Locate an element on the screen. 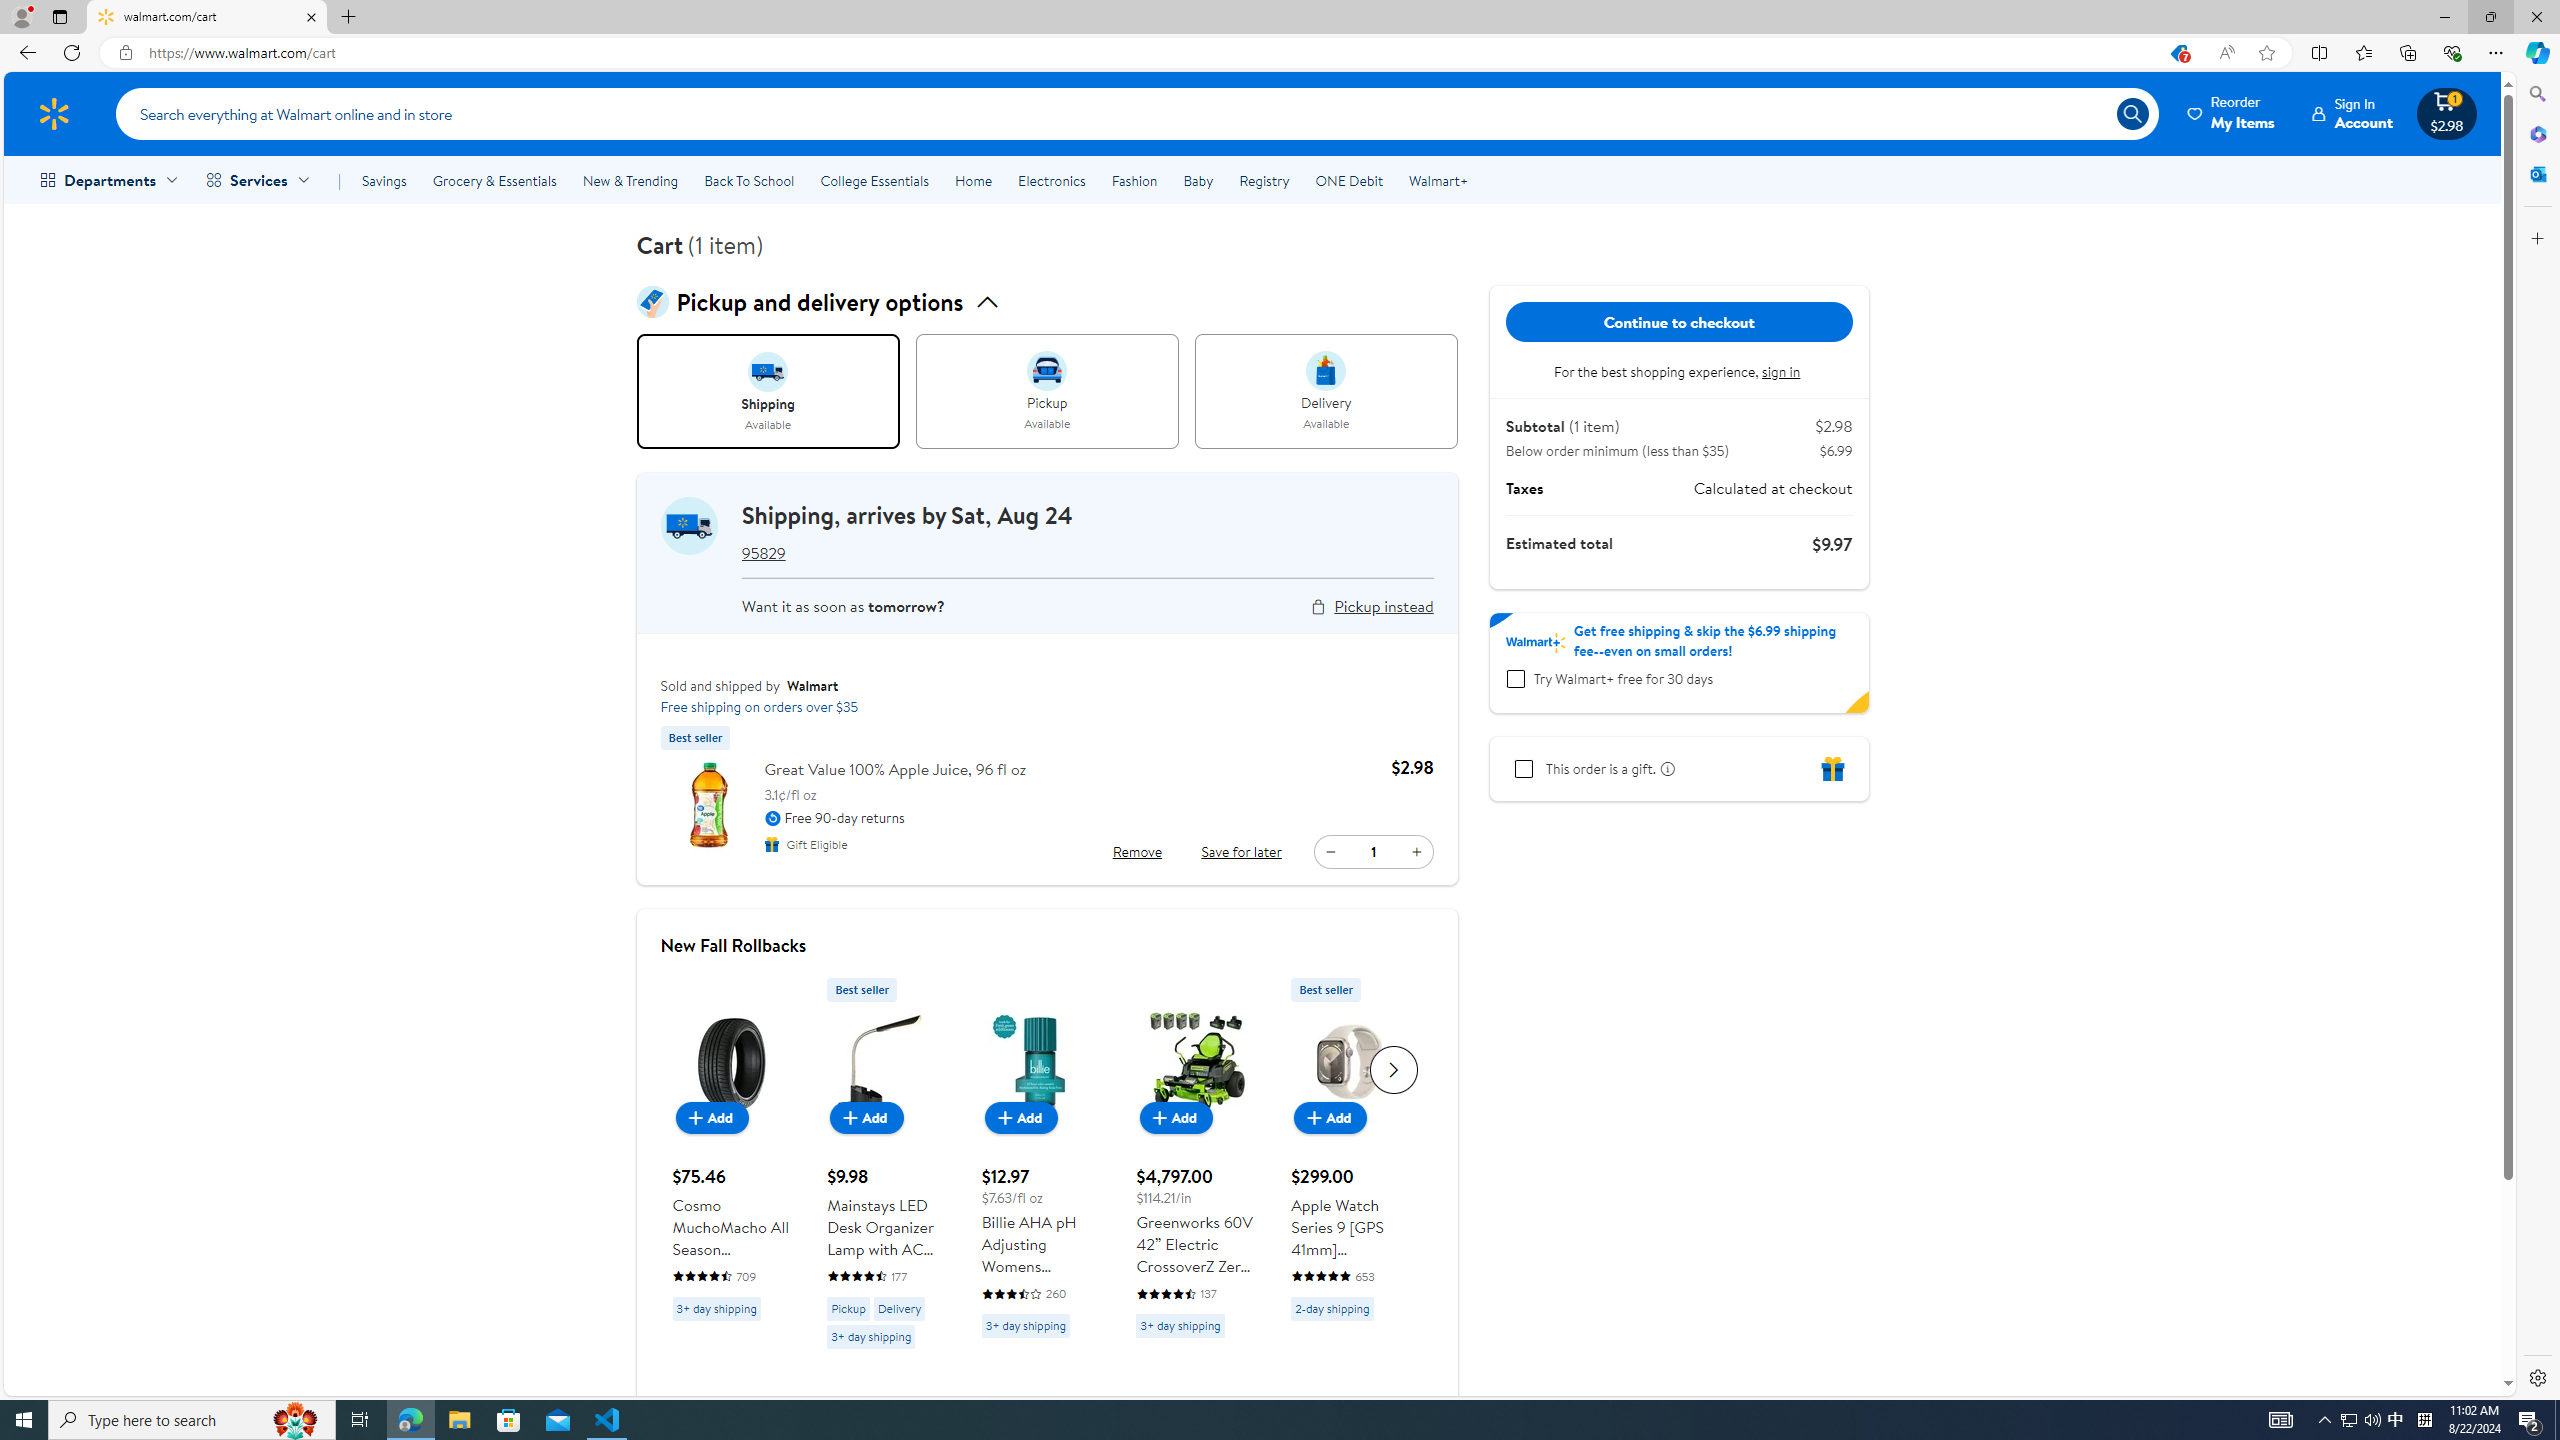 The height and width of the screenshot is (1440, 2560). 'Reorder My Items' is located at coordinates (2231, 112).